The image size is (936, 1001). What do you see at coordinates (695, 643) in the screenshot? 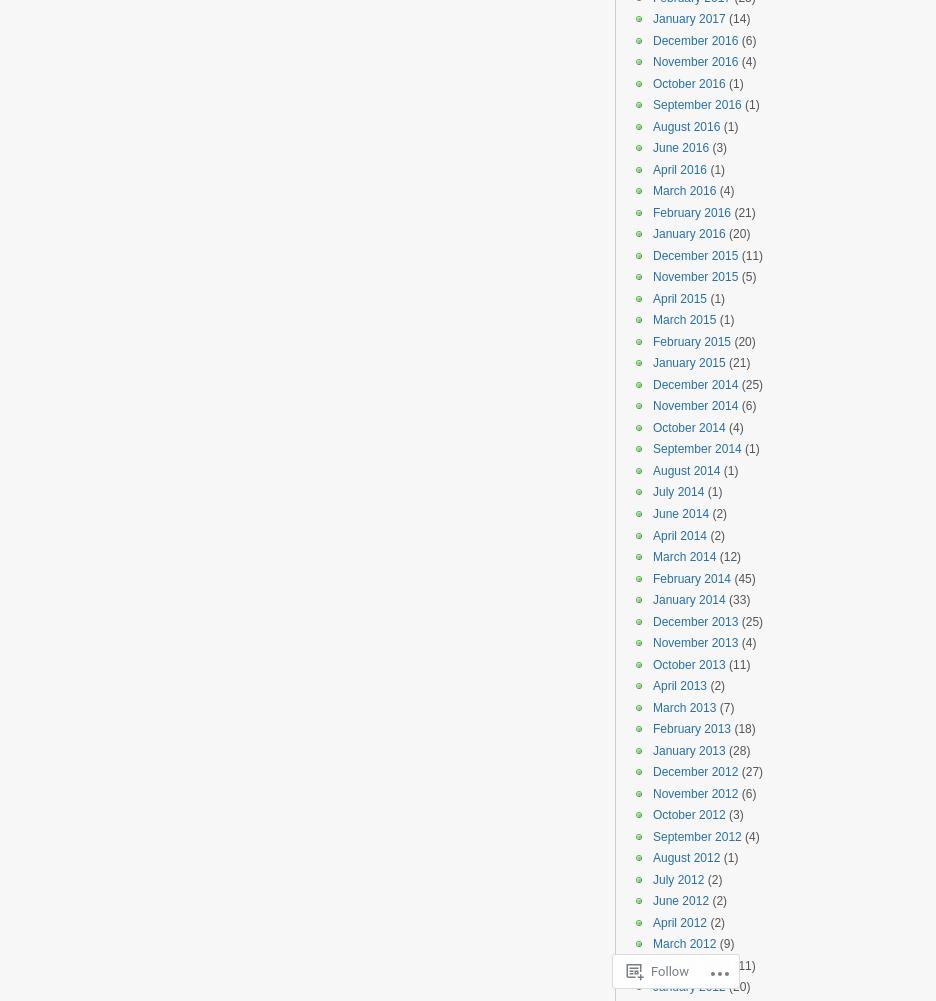
I see `'November 2013'` at bounding box center [695, 643].